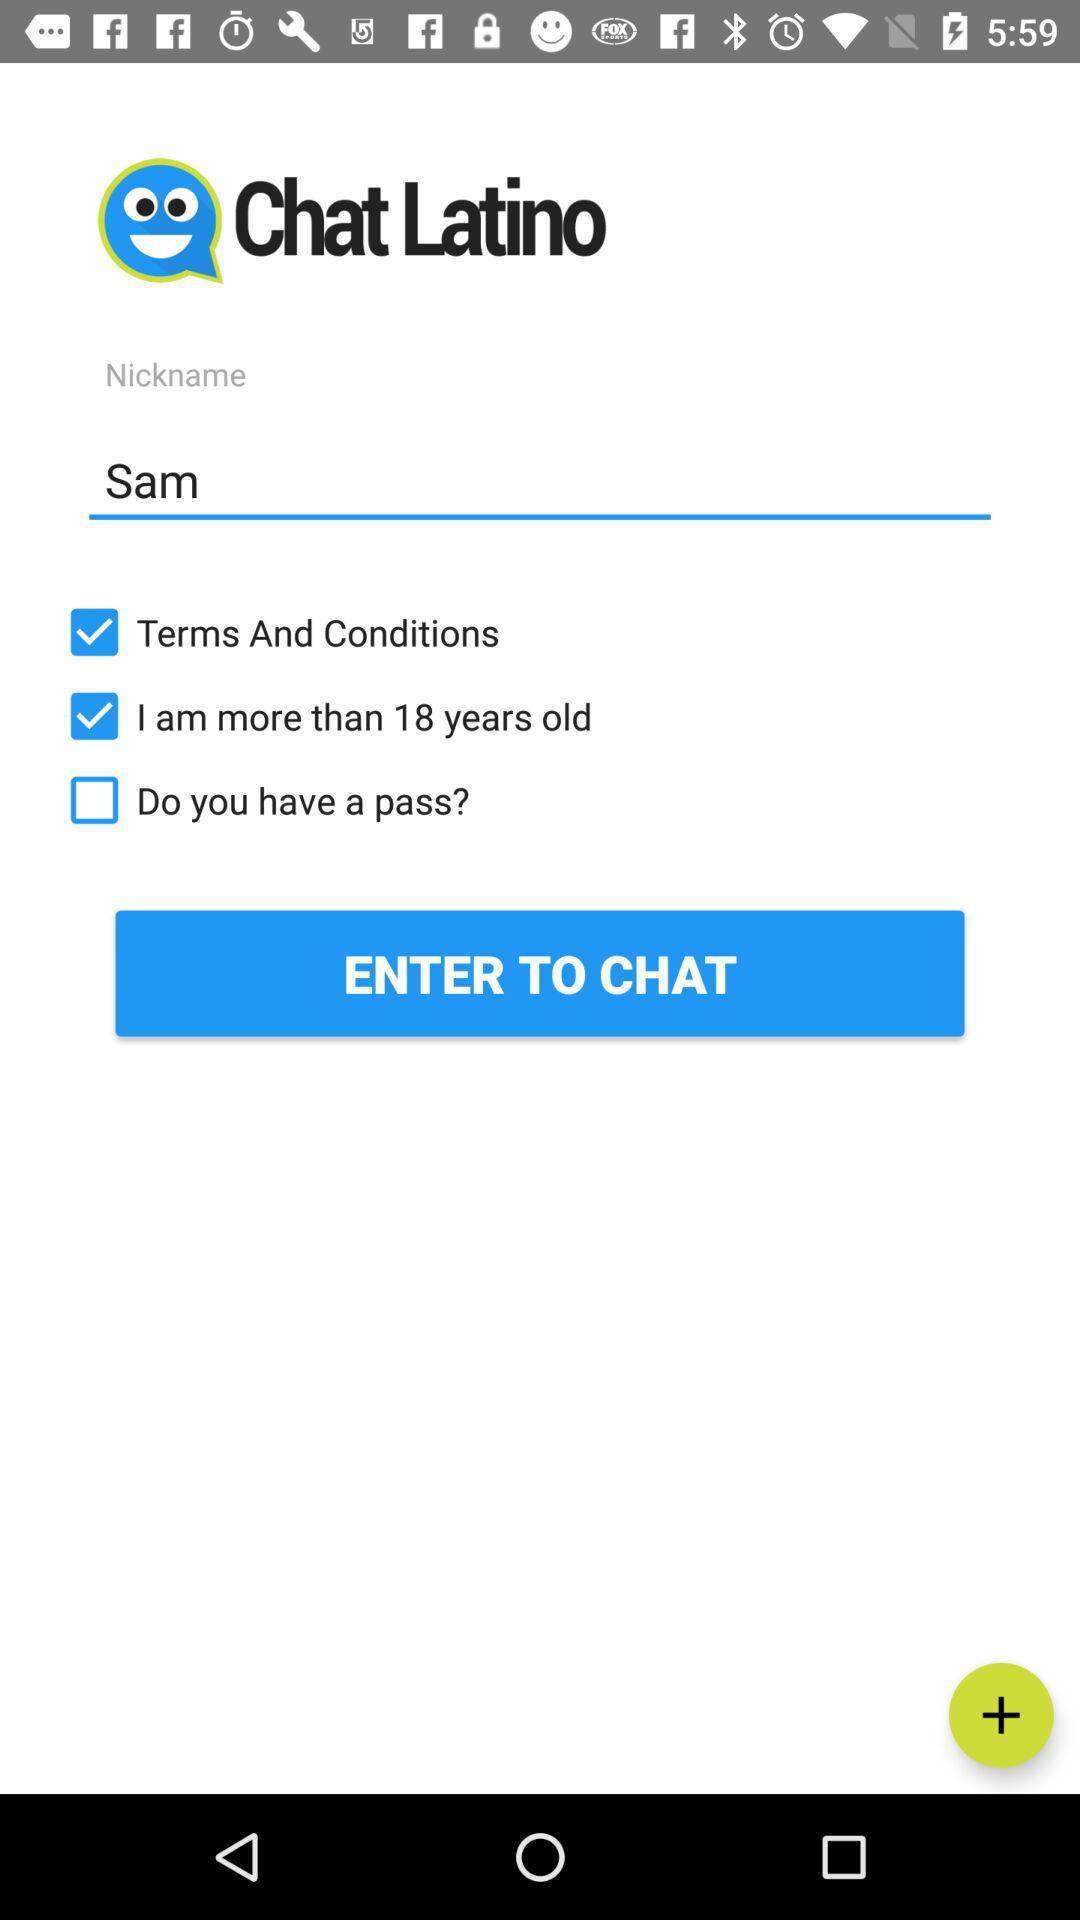 The height and width of the screenshot is (1920, 1080). Describe the element at coordinates (540, 478) in the screenshot. I see `the sam icon` at that location.